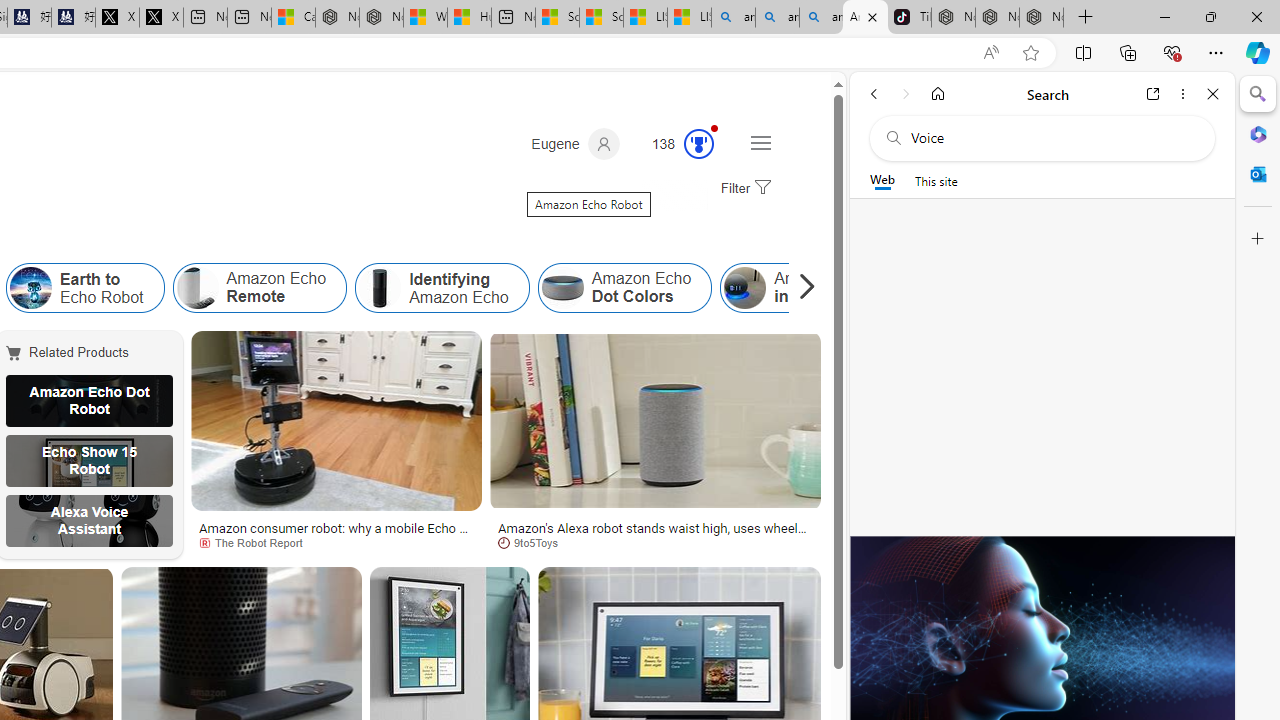 Image resolution: width=1280 pixels, height=720 pixels. What do you see at coordinates (574, 143) in the screenshot?
I see `'Eugene'` at bounding box center [574, 143].